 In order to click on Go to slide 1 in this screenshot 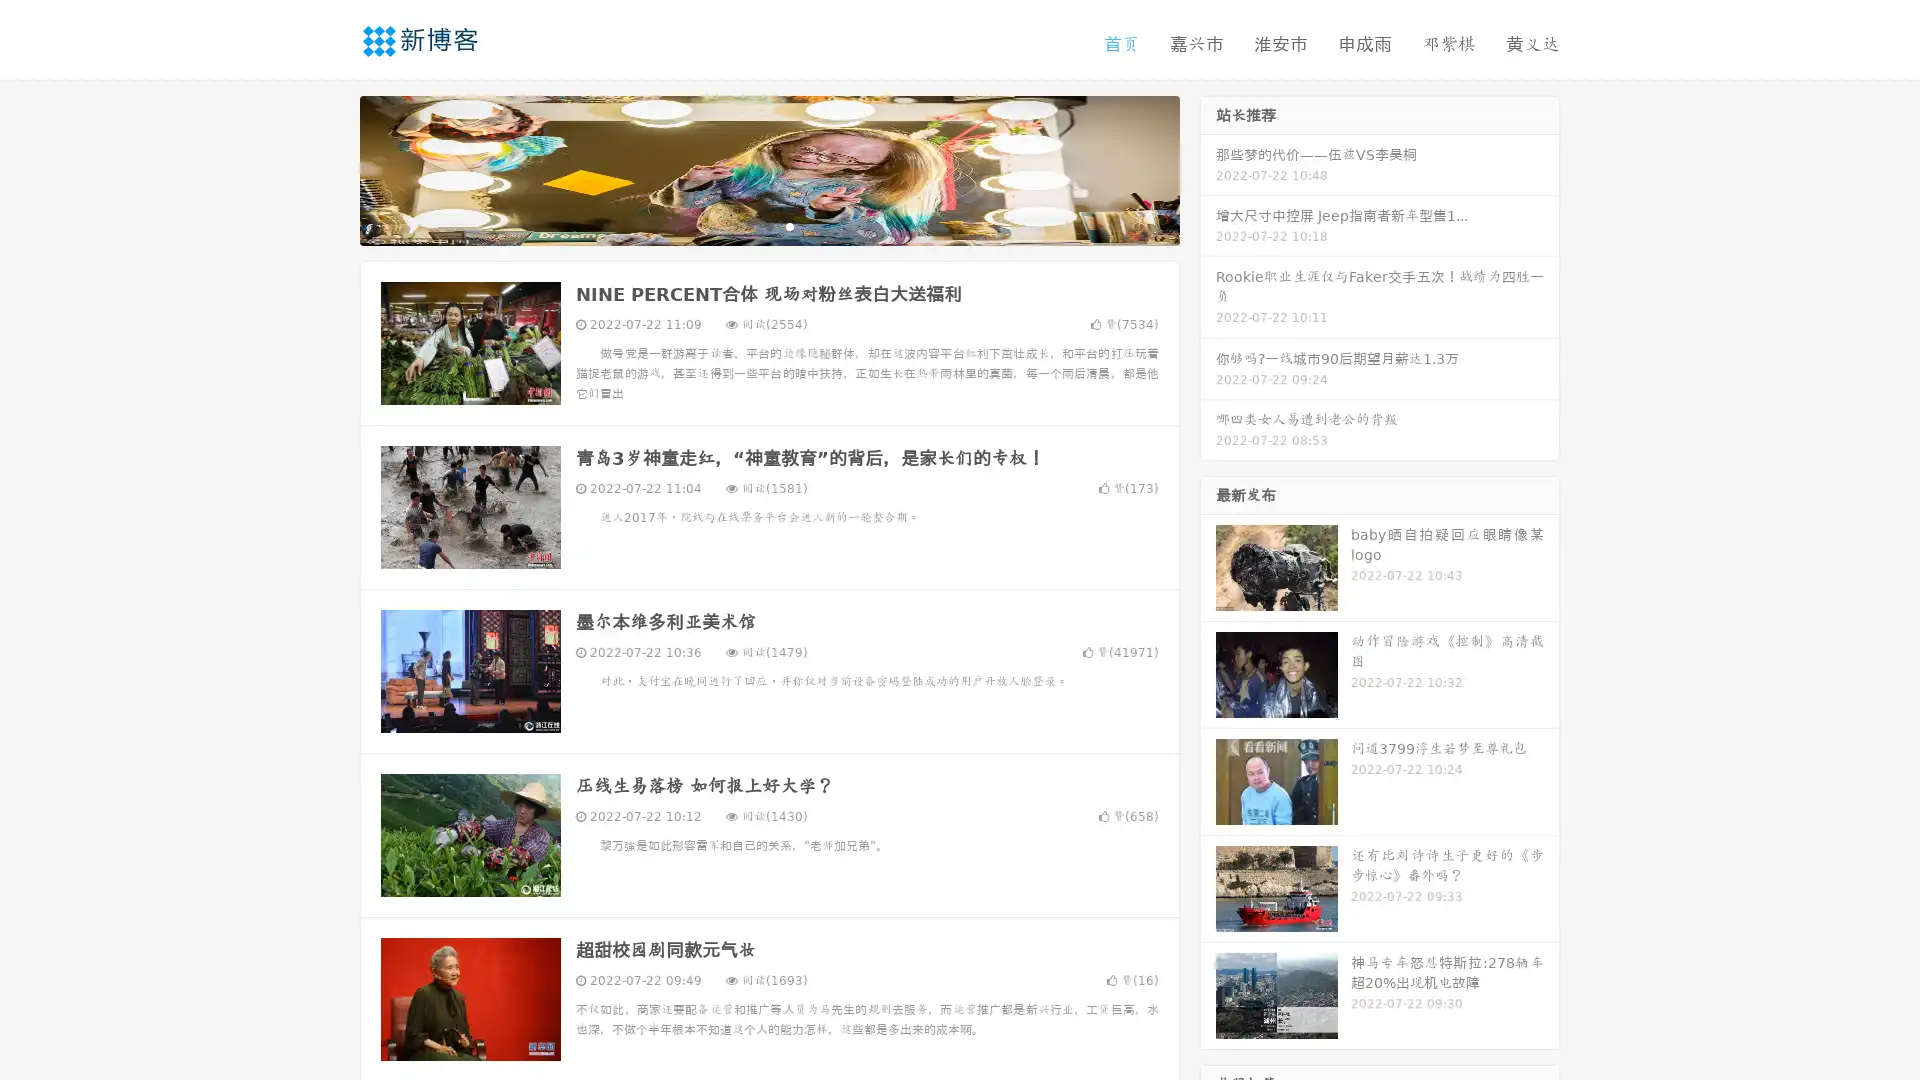, I will do `click(748, 225)`.